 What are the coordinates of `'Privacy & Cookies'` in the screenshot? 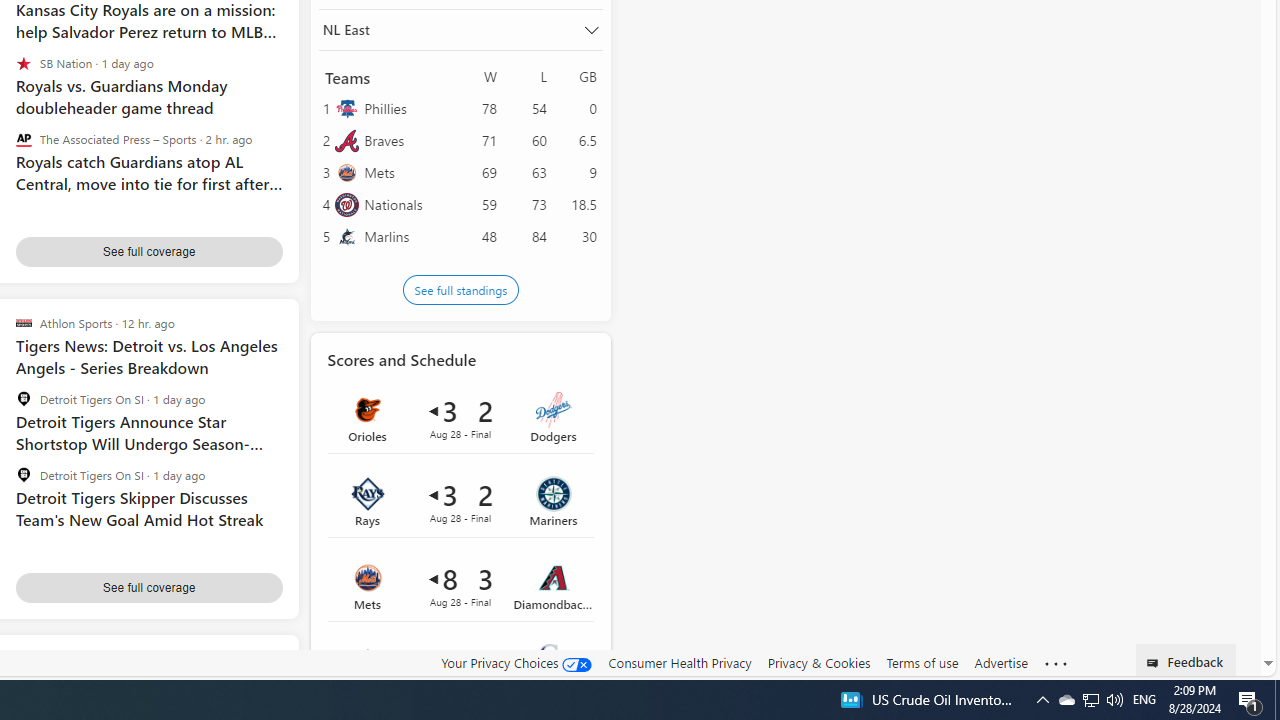 It's located at (818, 662).